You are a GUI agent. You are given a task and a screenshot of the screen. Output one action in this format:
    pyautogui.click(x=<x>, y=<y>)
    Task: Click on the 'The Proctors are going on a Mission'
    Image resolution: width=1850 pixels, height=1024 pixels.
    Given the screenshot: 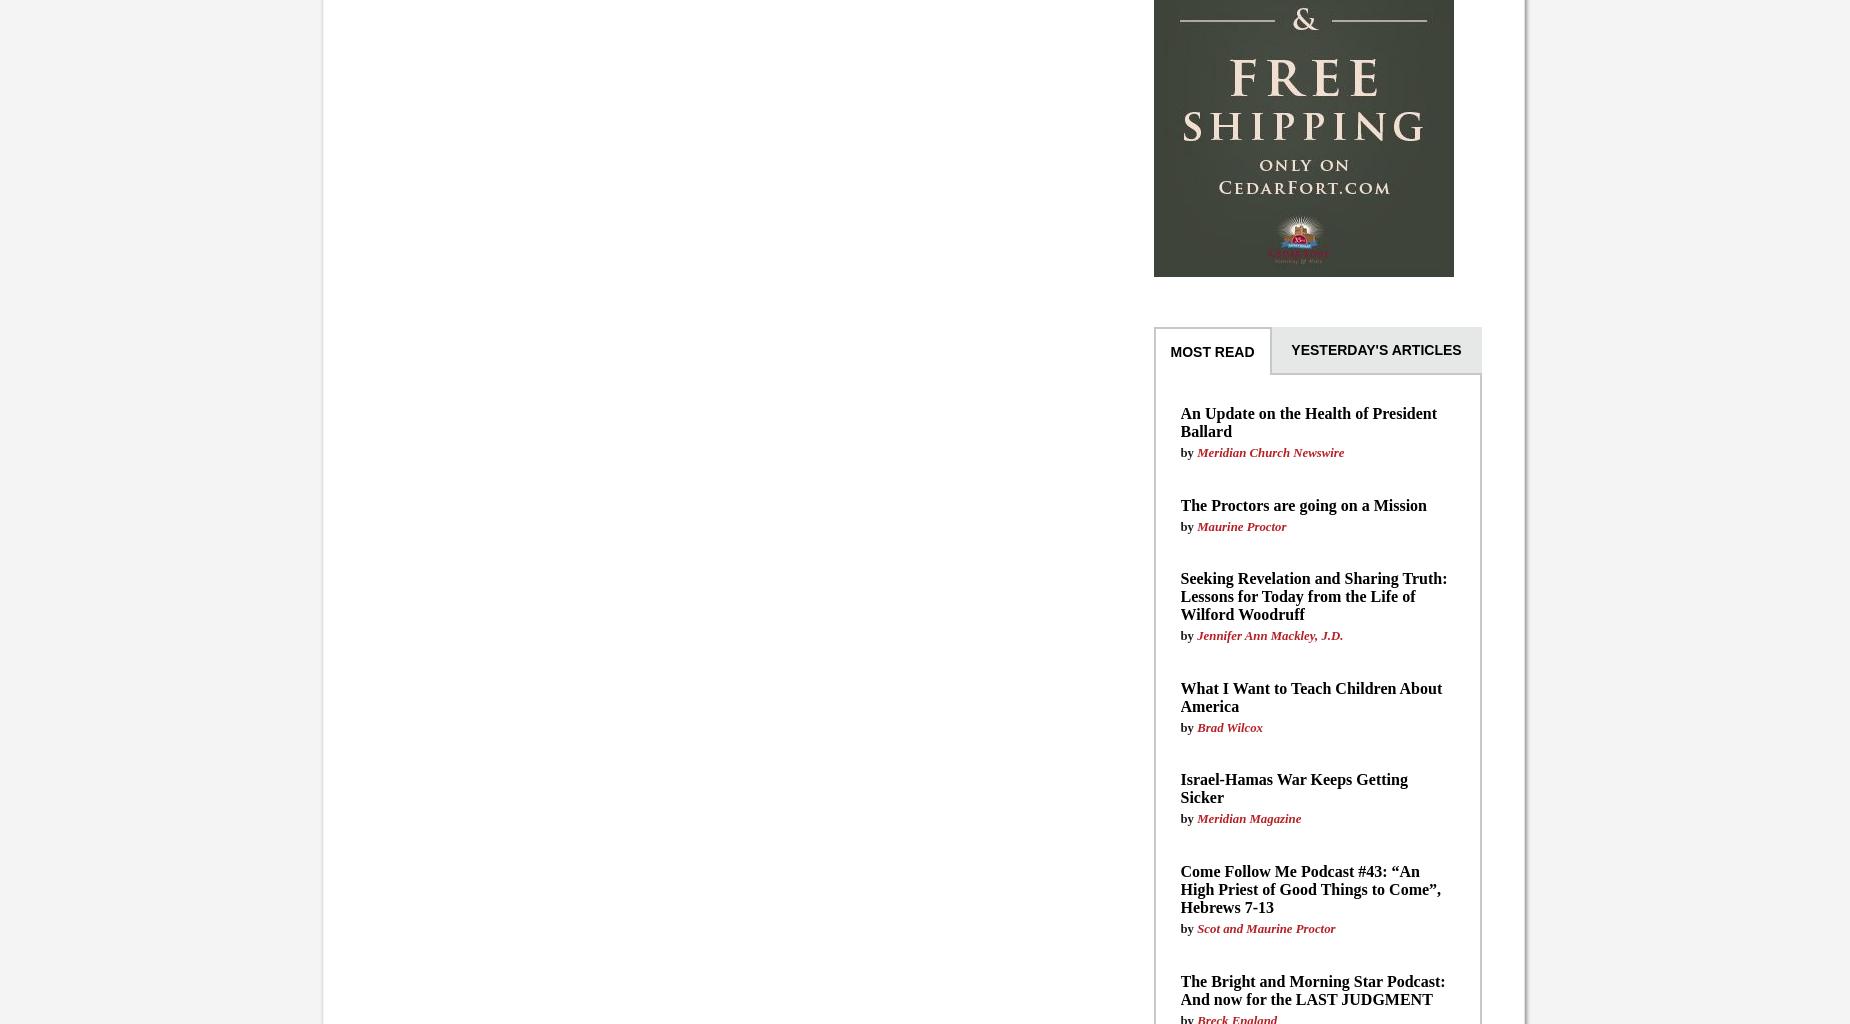 What is the action you would take?
    pyautogui.click(x=1302, y=503)
    